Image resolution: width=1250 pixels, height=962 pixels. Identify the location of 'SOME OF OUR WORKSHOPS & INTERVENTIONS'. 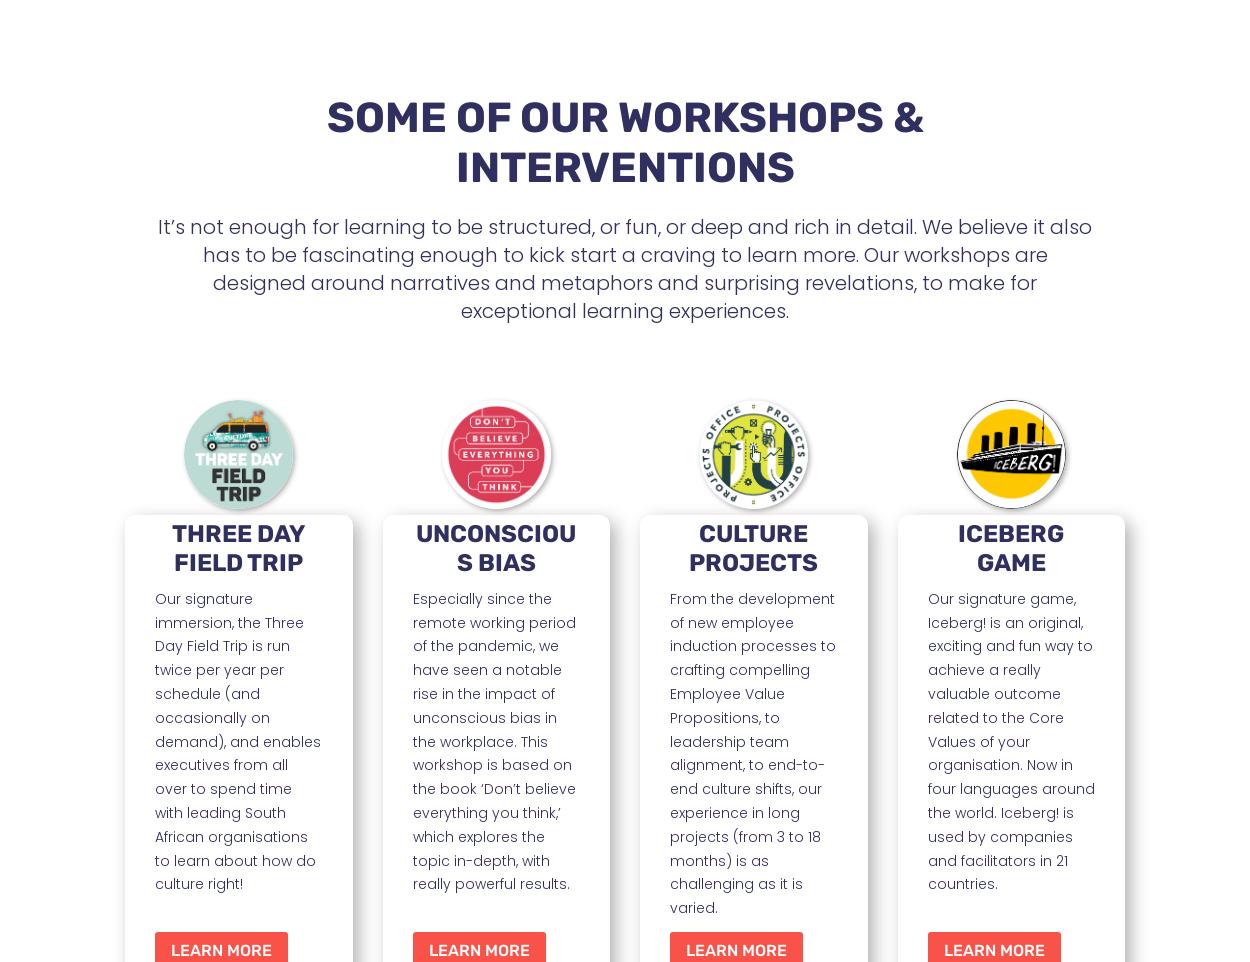
(623, 140).